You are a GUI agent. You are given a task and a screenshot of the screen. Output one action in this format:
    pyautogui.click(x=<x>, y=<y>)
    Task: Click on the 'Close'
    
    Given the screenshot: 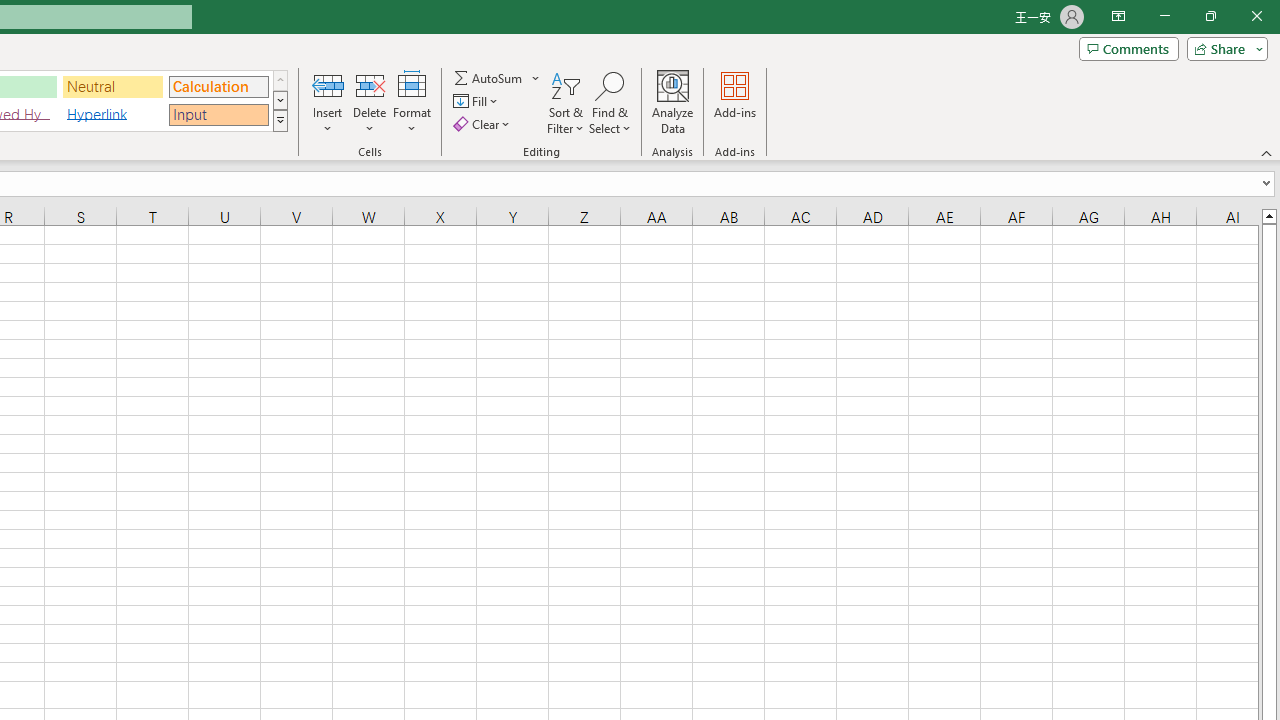 What is the action you would take?
    pyautogui.click(x=1255, y=16)
    